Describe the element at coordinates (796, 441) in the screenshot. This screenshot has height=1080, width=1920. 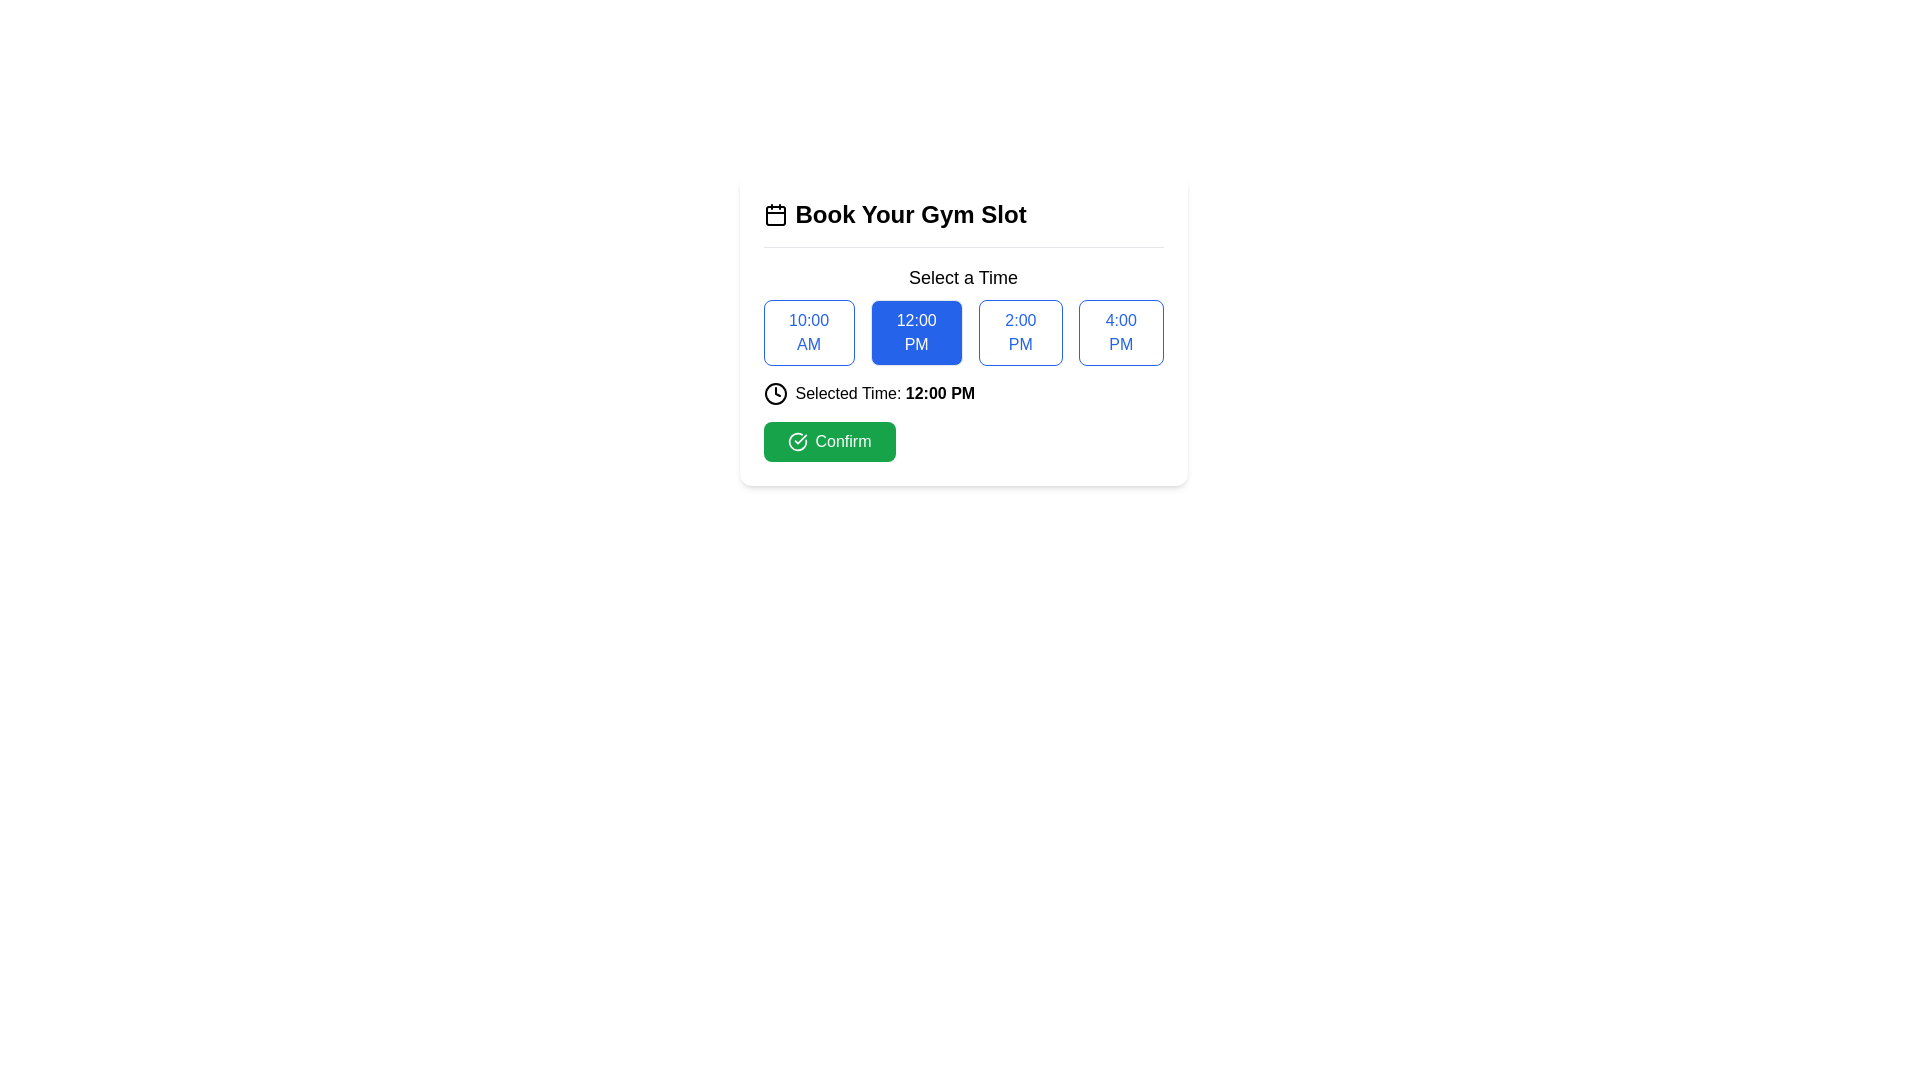
I see `the first segment of the circular graphical icon that is part of an SVG graphic located near the bottom-center of the layout` at that location.